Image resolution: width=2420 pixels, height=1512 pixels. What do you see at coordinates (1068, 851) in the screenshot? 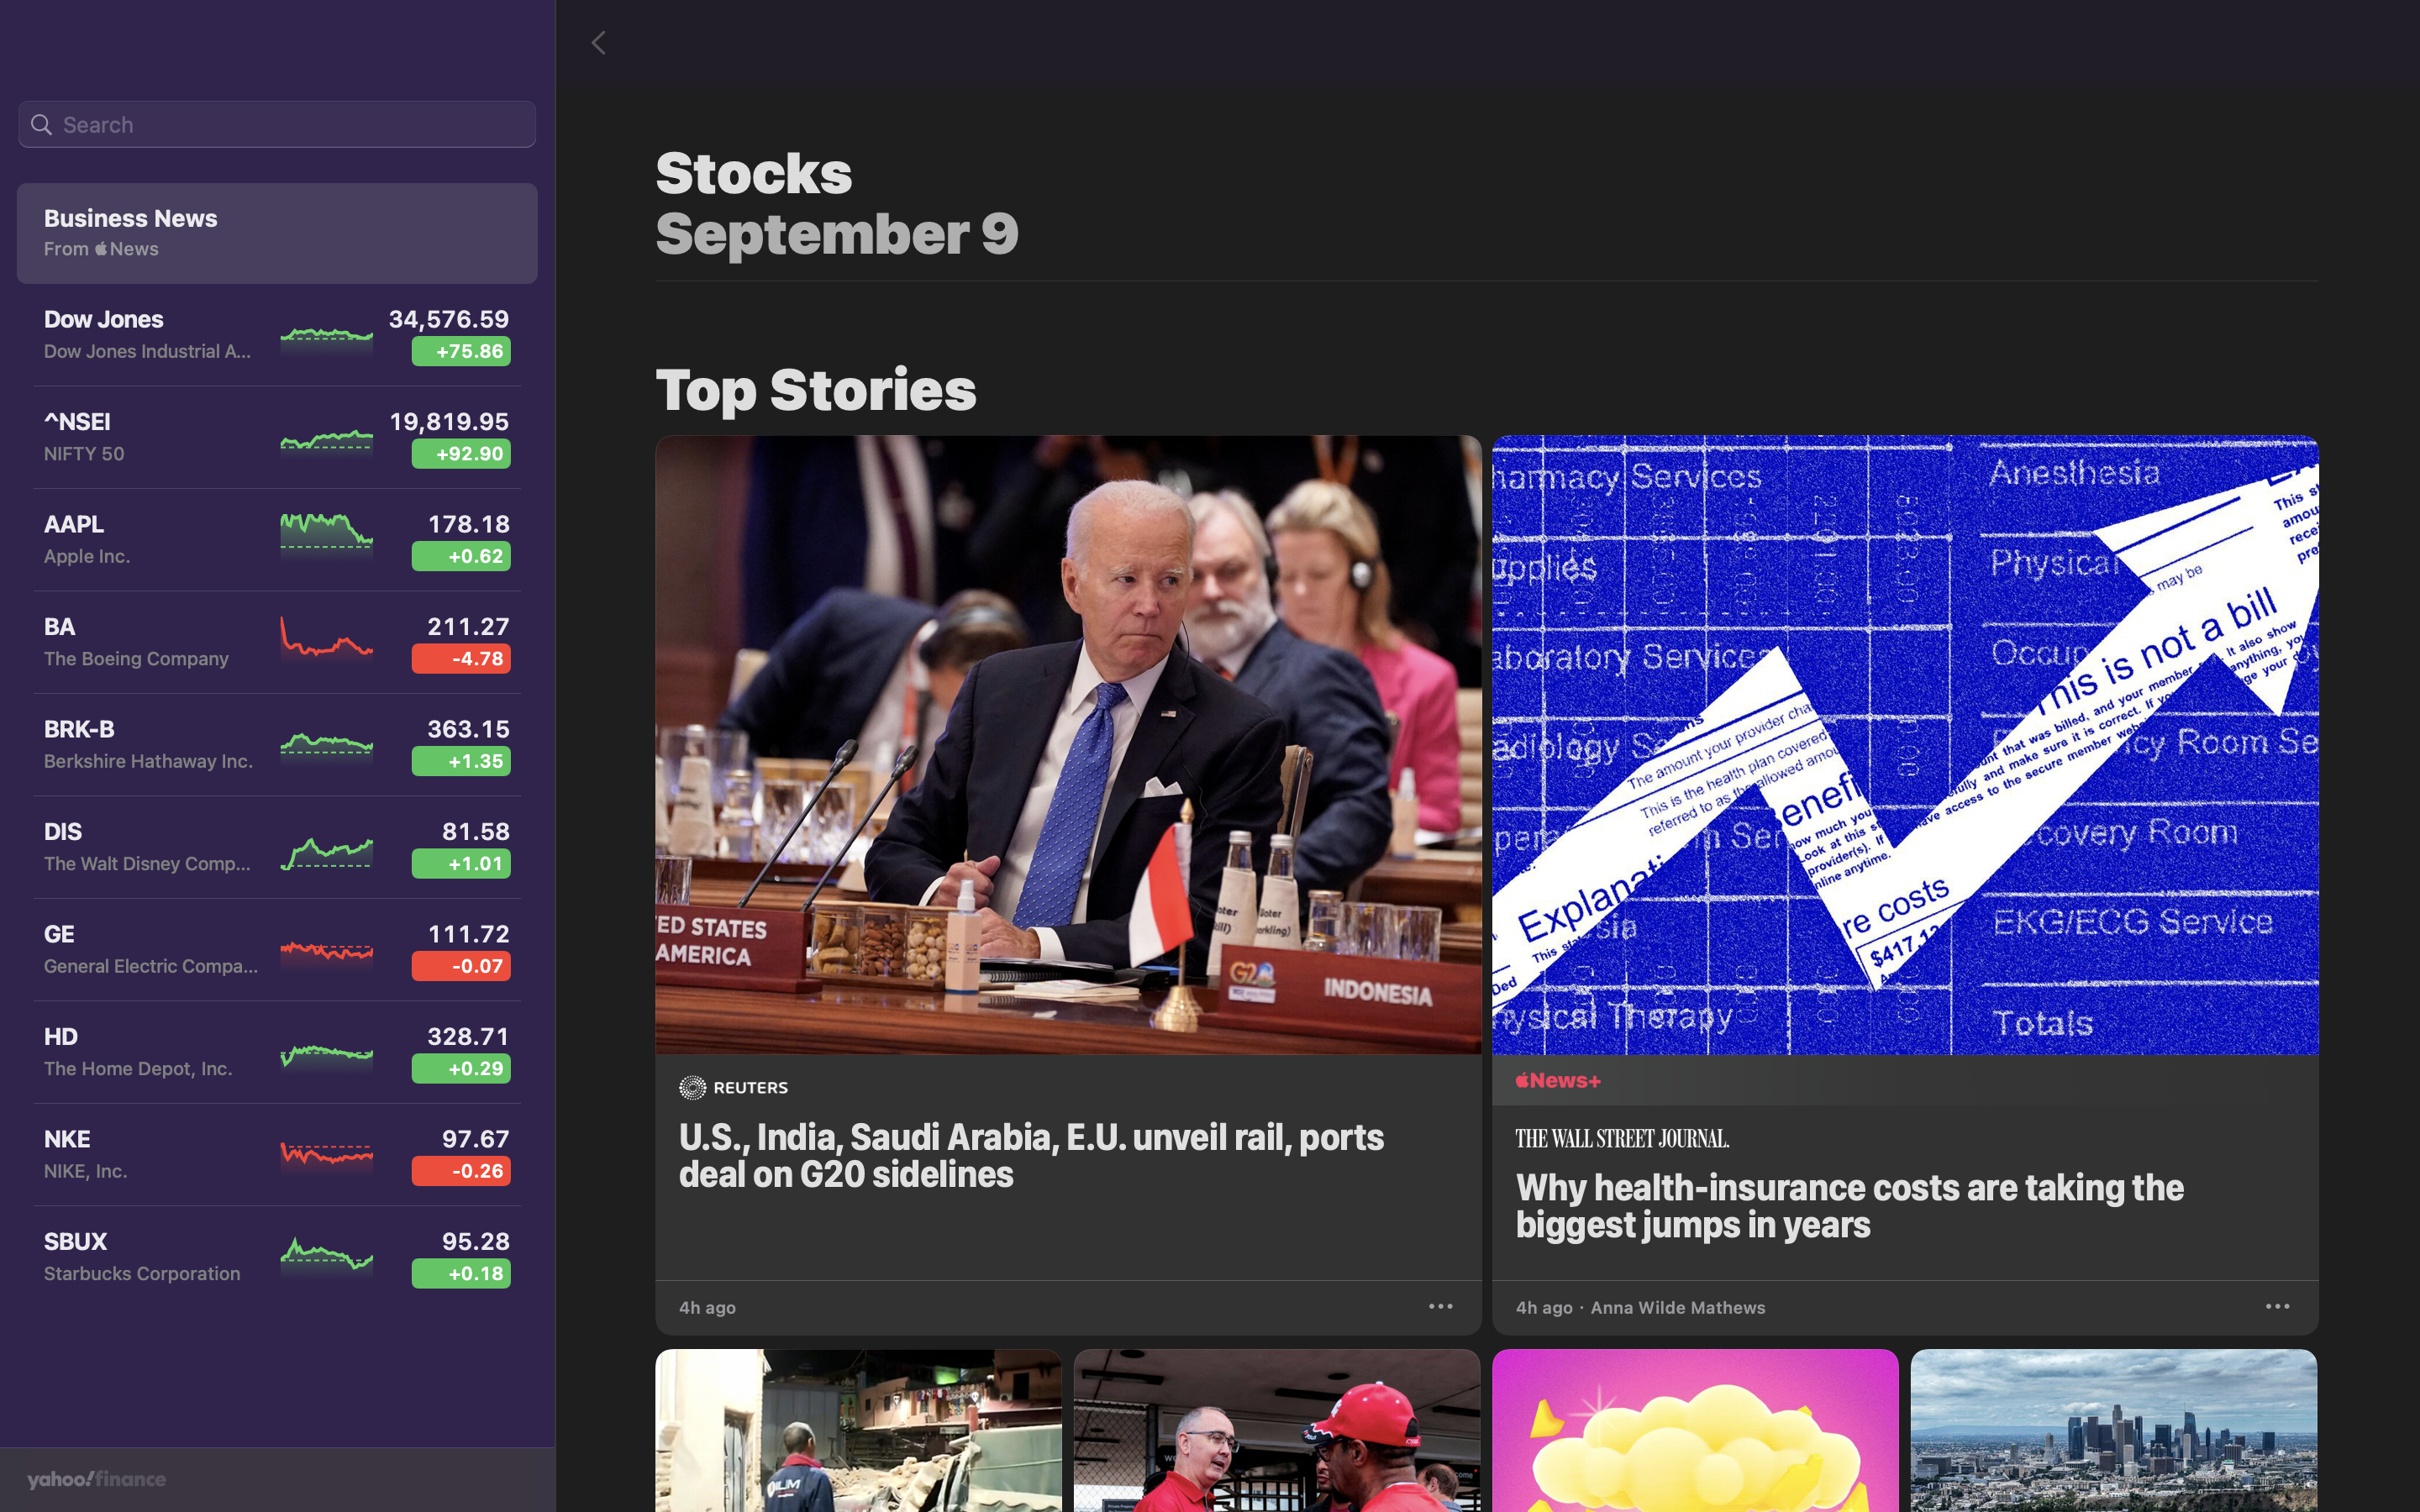
I see `the G20 news shown on the panel` at bounding box center [1068, 851].